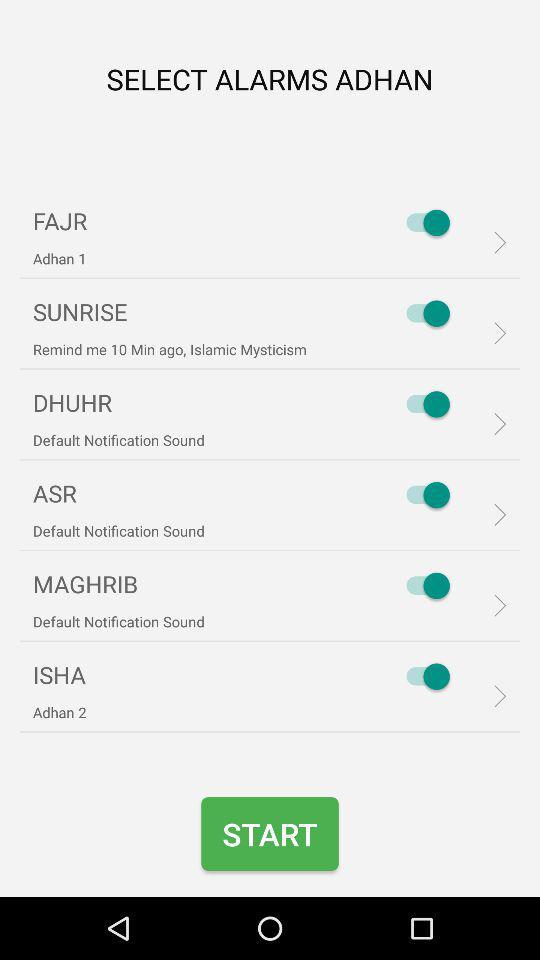  What do you see at coordinates (422, 585) in the screenshot?
I see `the item next to the default notification sound` at bounding box center [422, 585].